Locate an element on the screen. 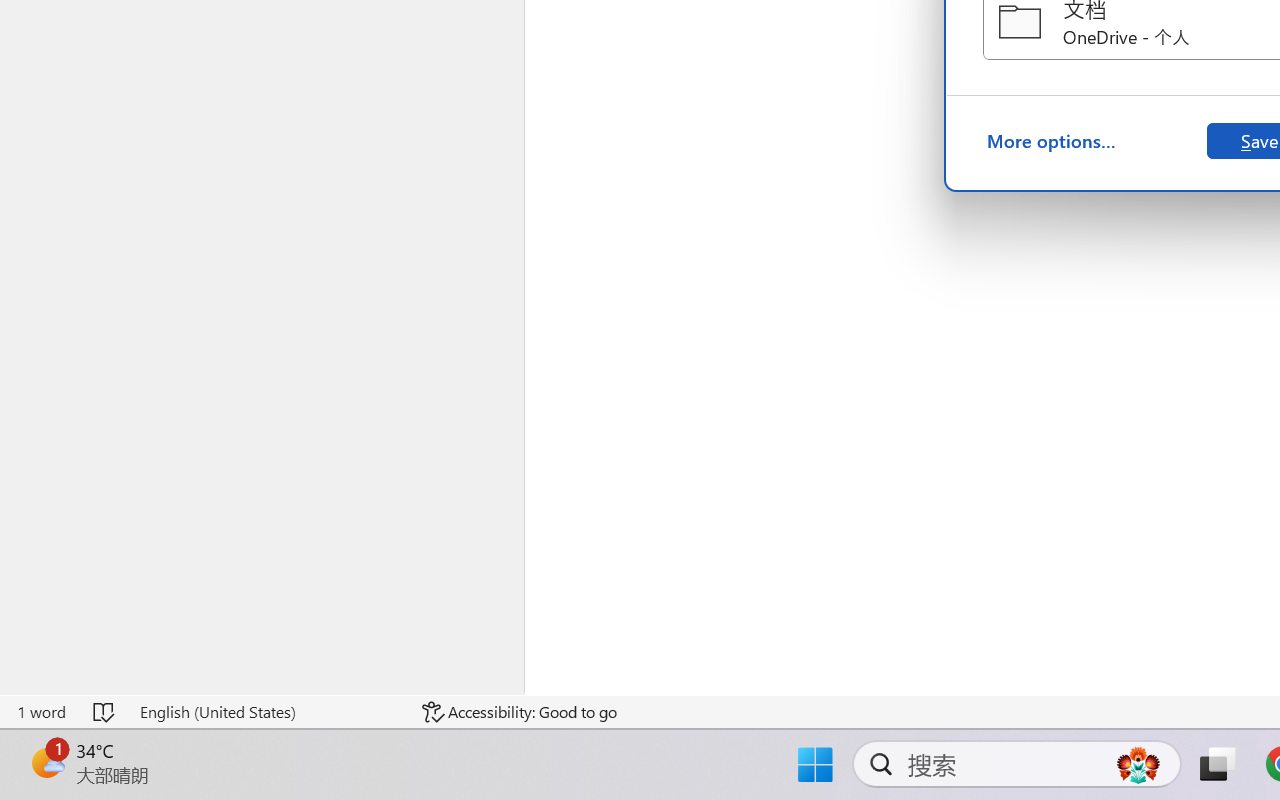  'AutomationID: BadgeAnchorLargeTicker' is located at coordinates (46, 762).